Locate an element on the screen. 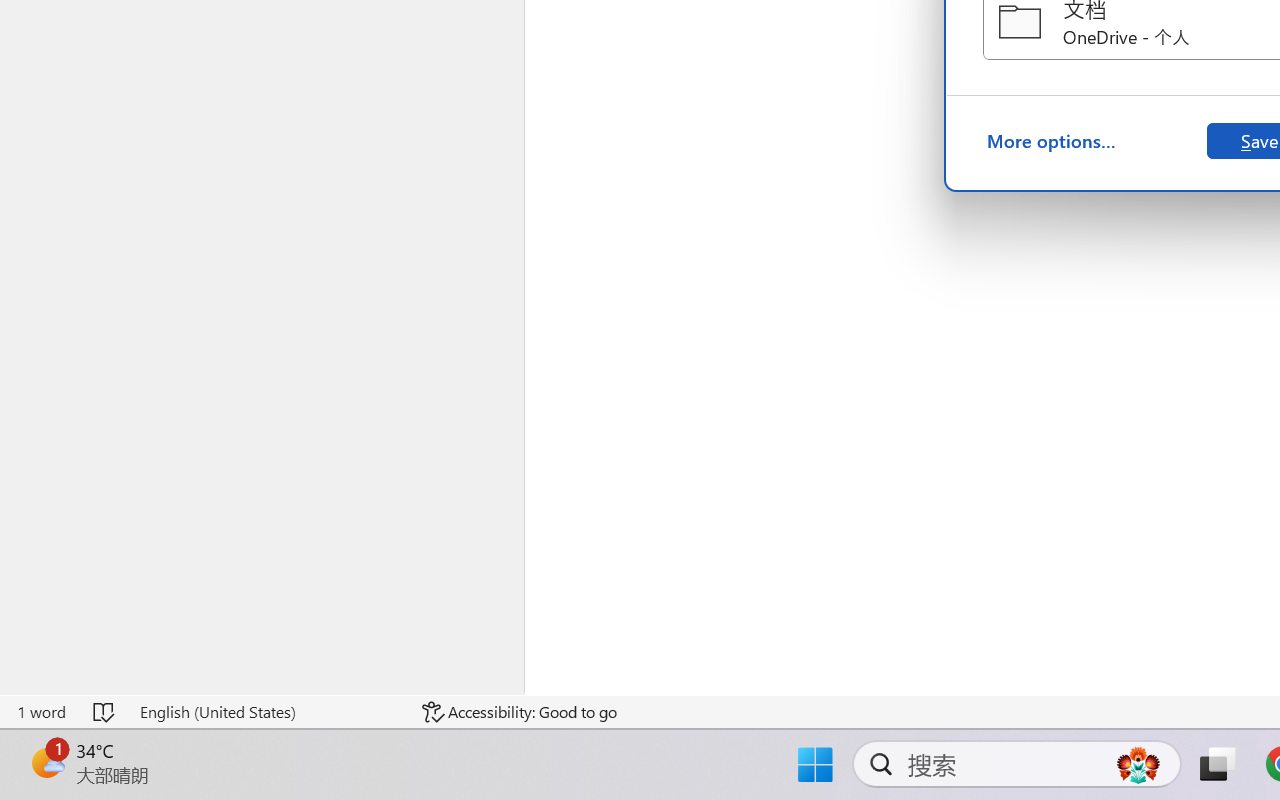  'AutomationID: BadgeAnchorLargeTicker' is located at coordinates (46, 762).